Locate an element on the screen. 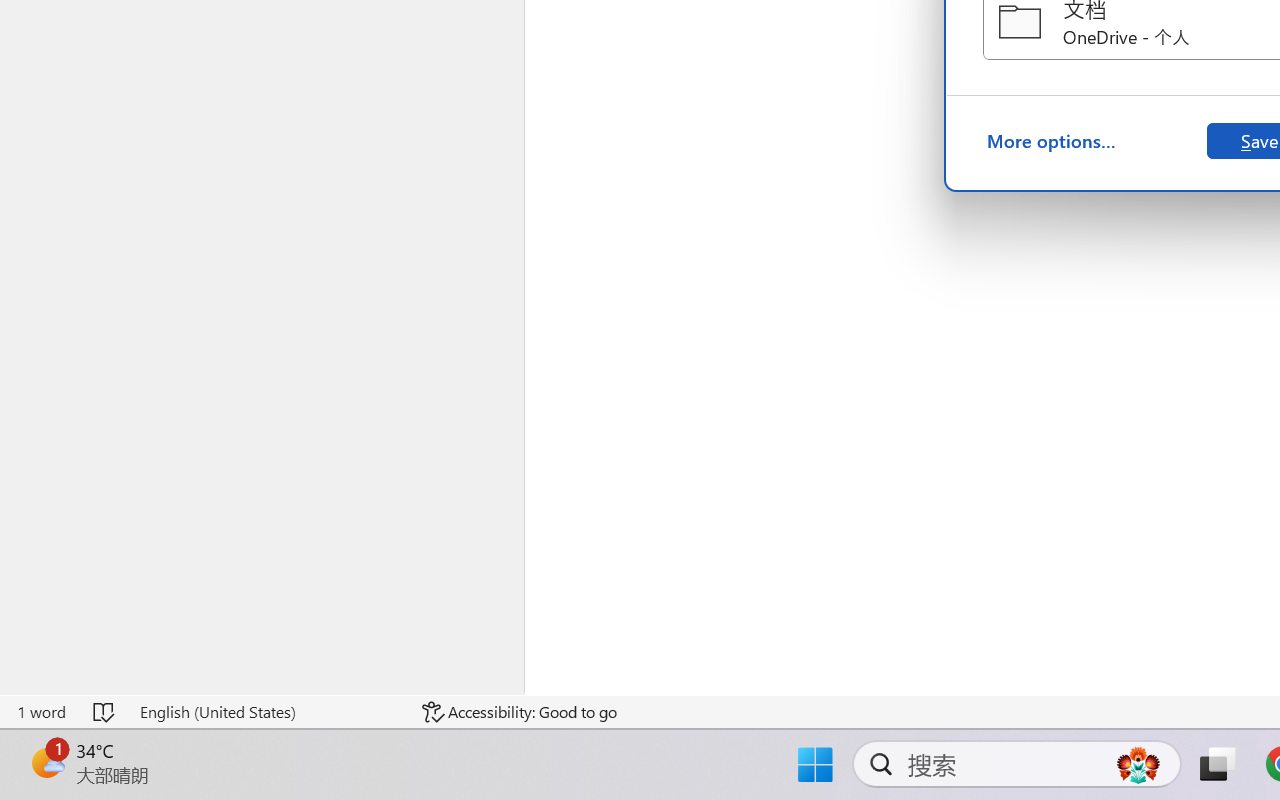  'AutomationID: BadgeAnchorLargeTicker' is located at coordinates (46, 762).